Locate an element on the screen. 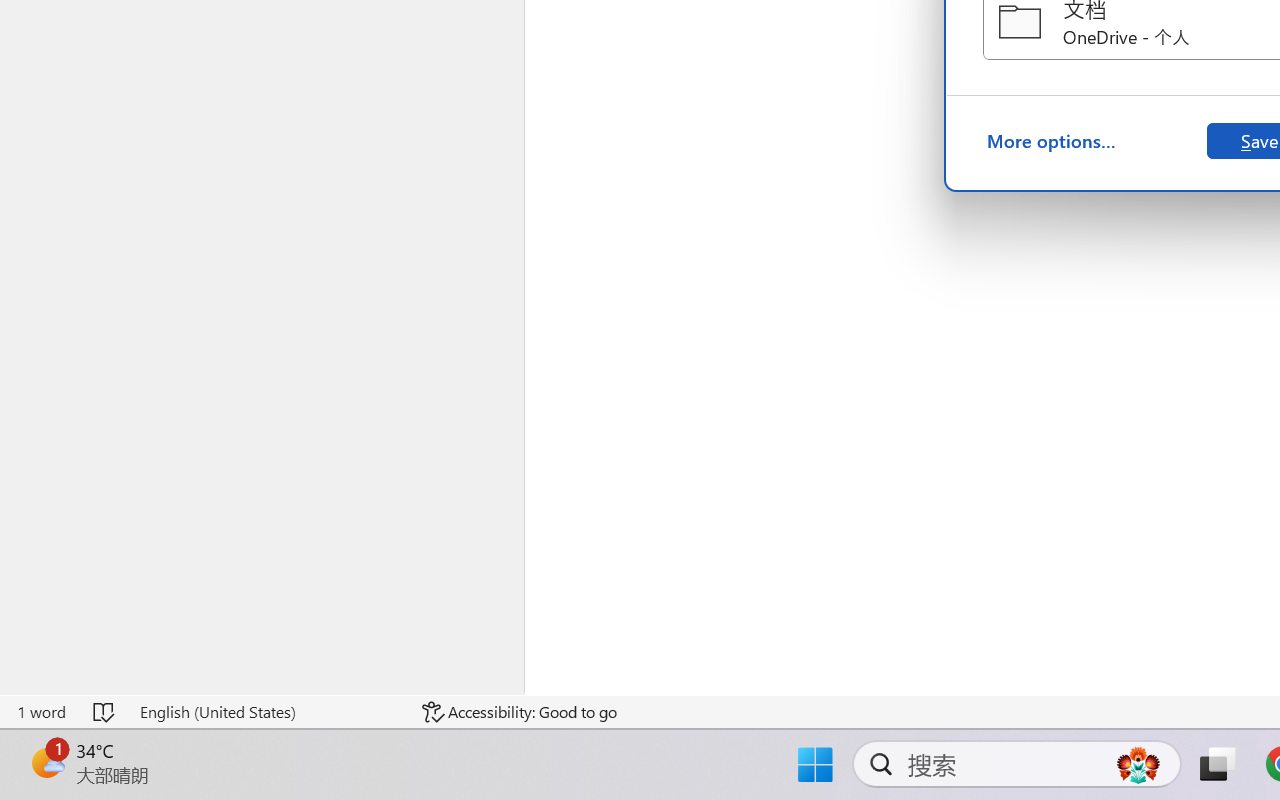  'AutomationID: BadgeAnchorLargeTicker' is located at coordinates (46, 762).